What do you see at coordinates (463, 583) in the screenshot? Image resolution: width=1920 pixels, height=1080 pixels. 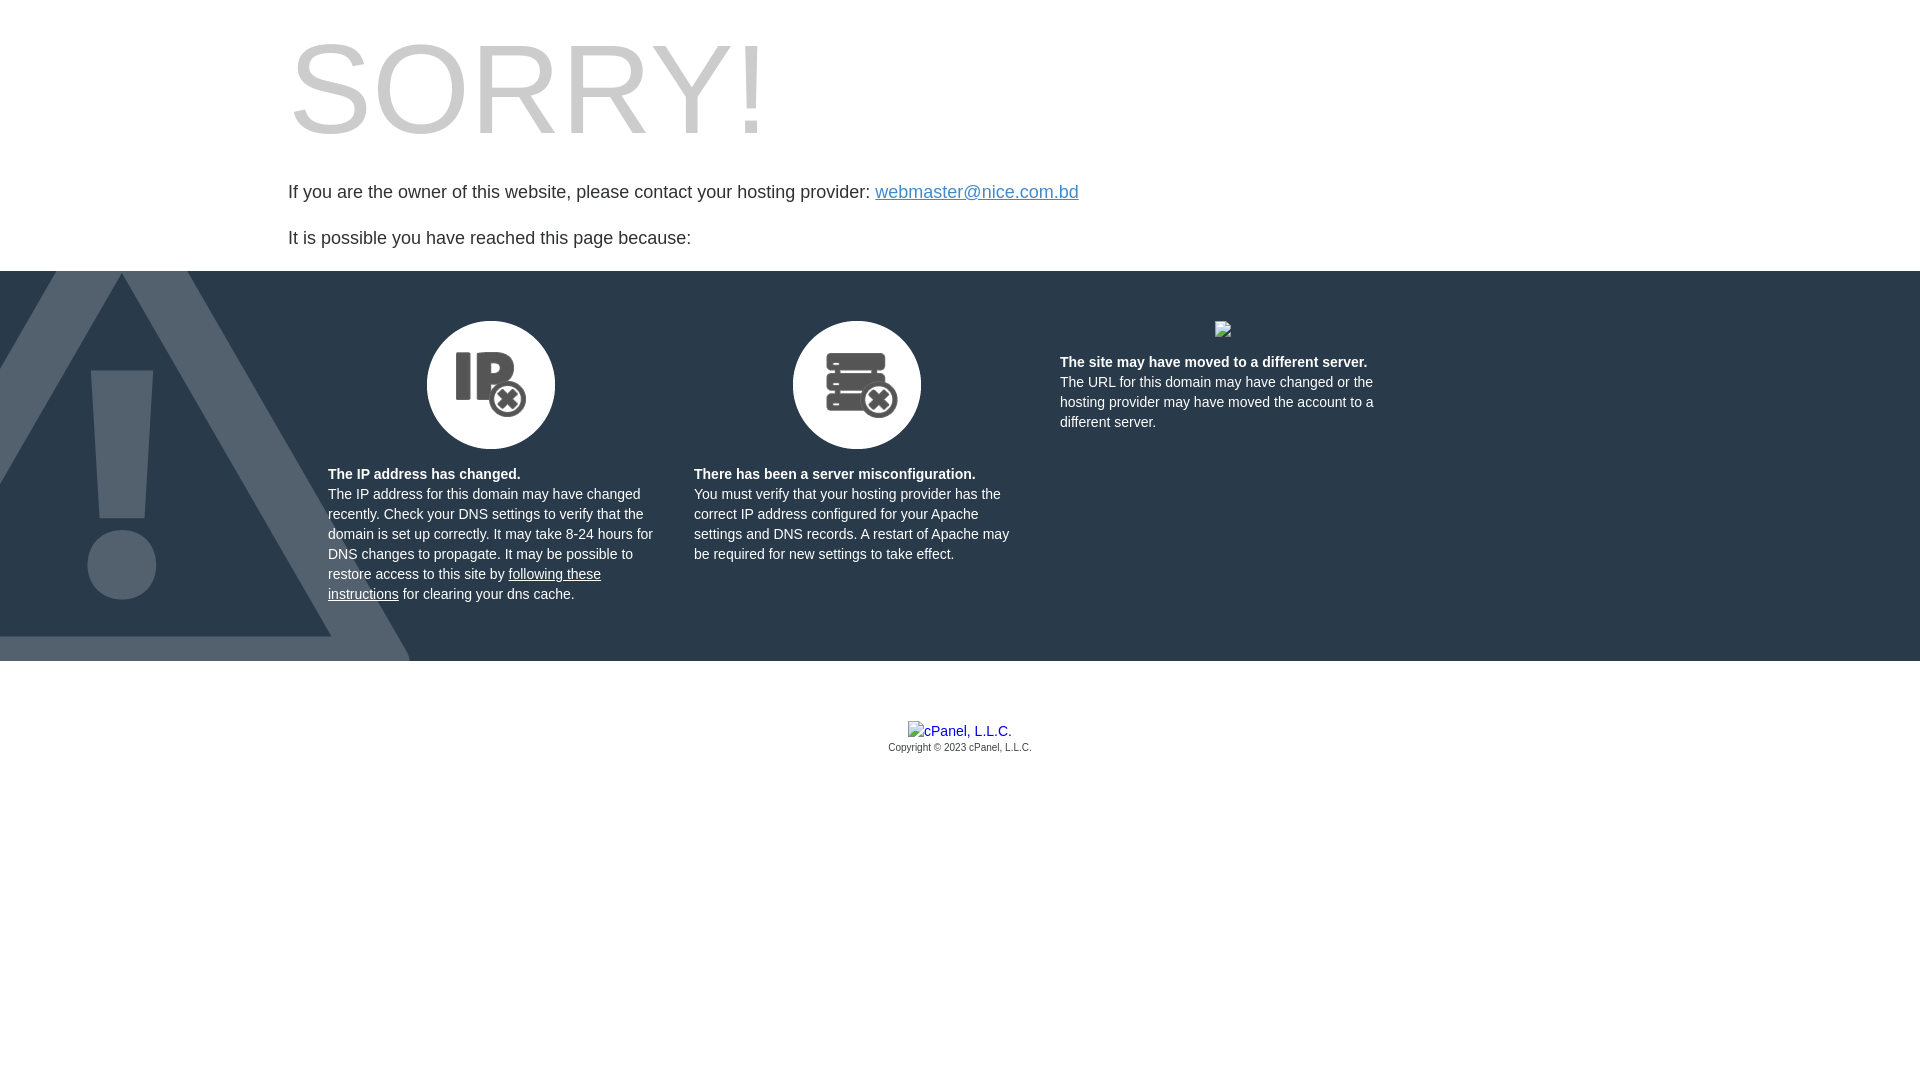 I see `'following these instructions'` at bounding box center [463, 583].